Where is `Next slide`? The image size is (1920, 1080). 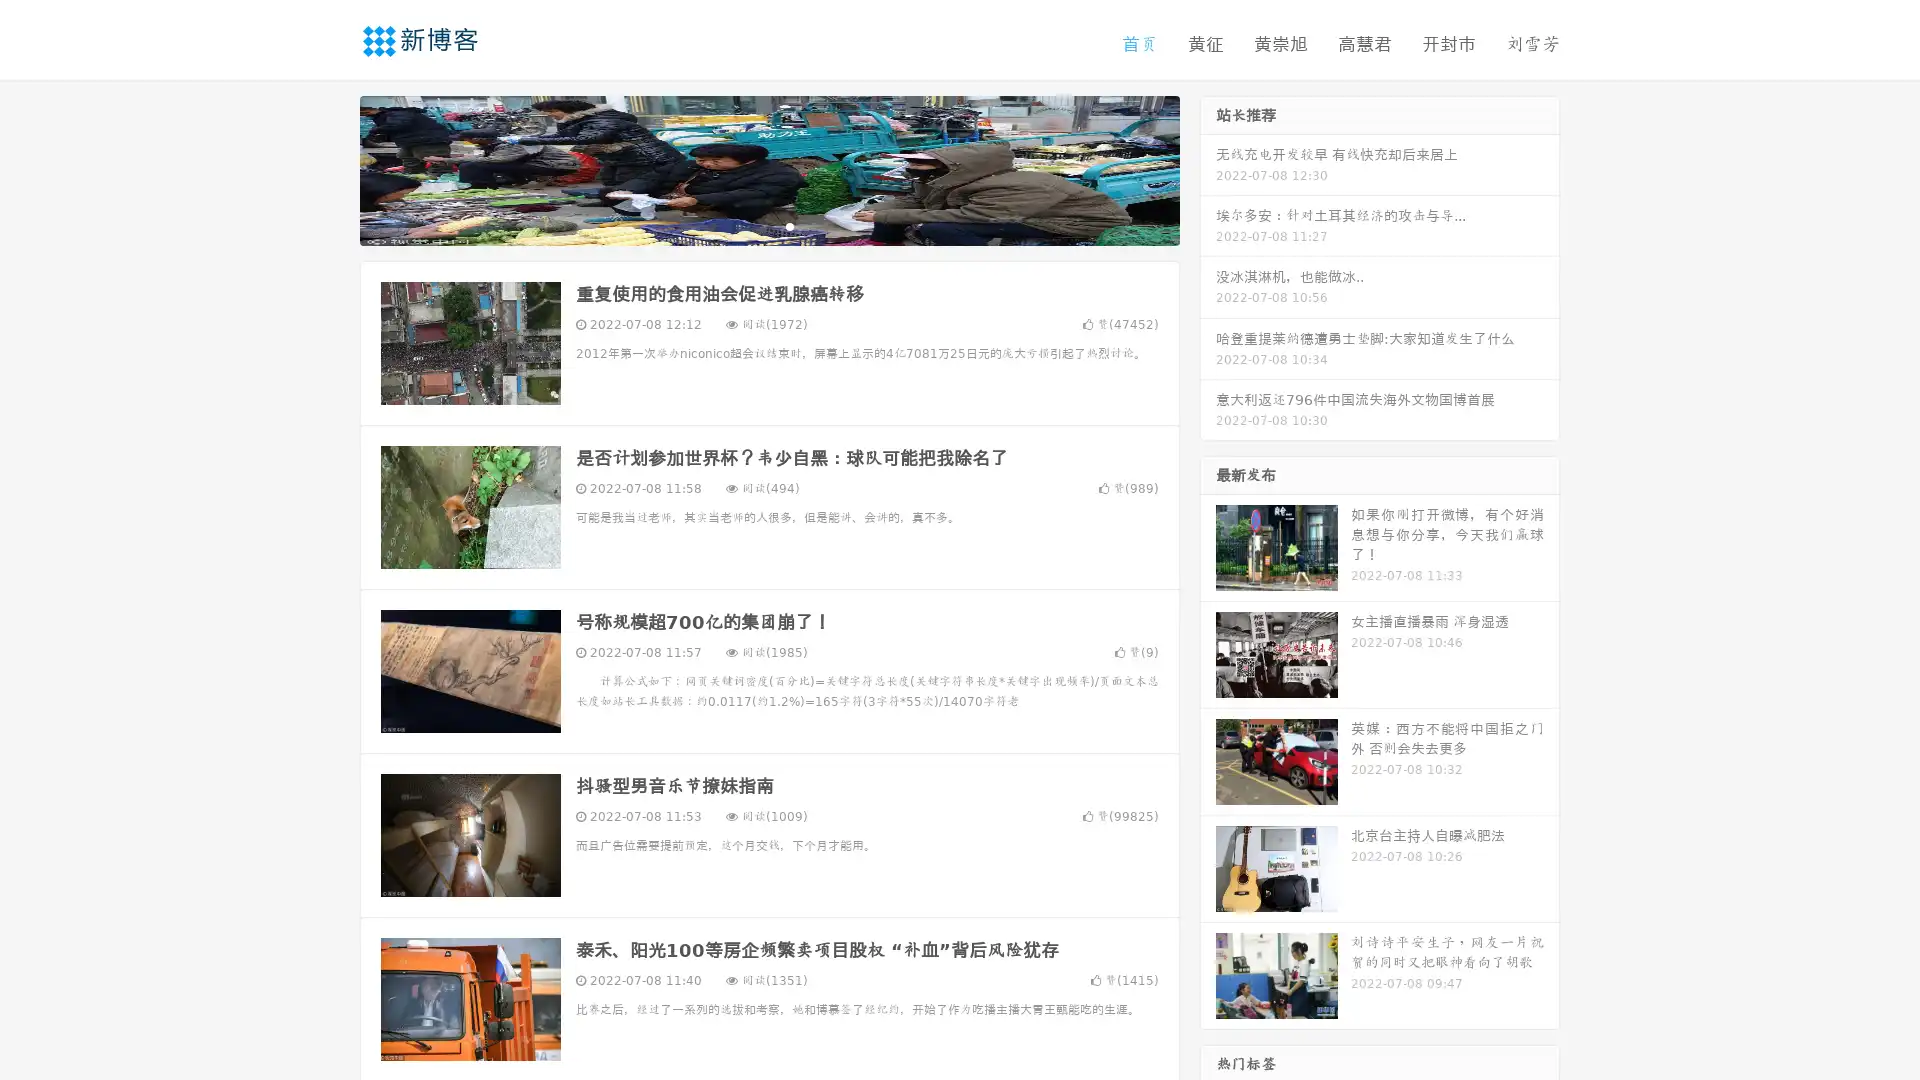
Next slide is located at coordinates (1208, 168).